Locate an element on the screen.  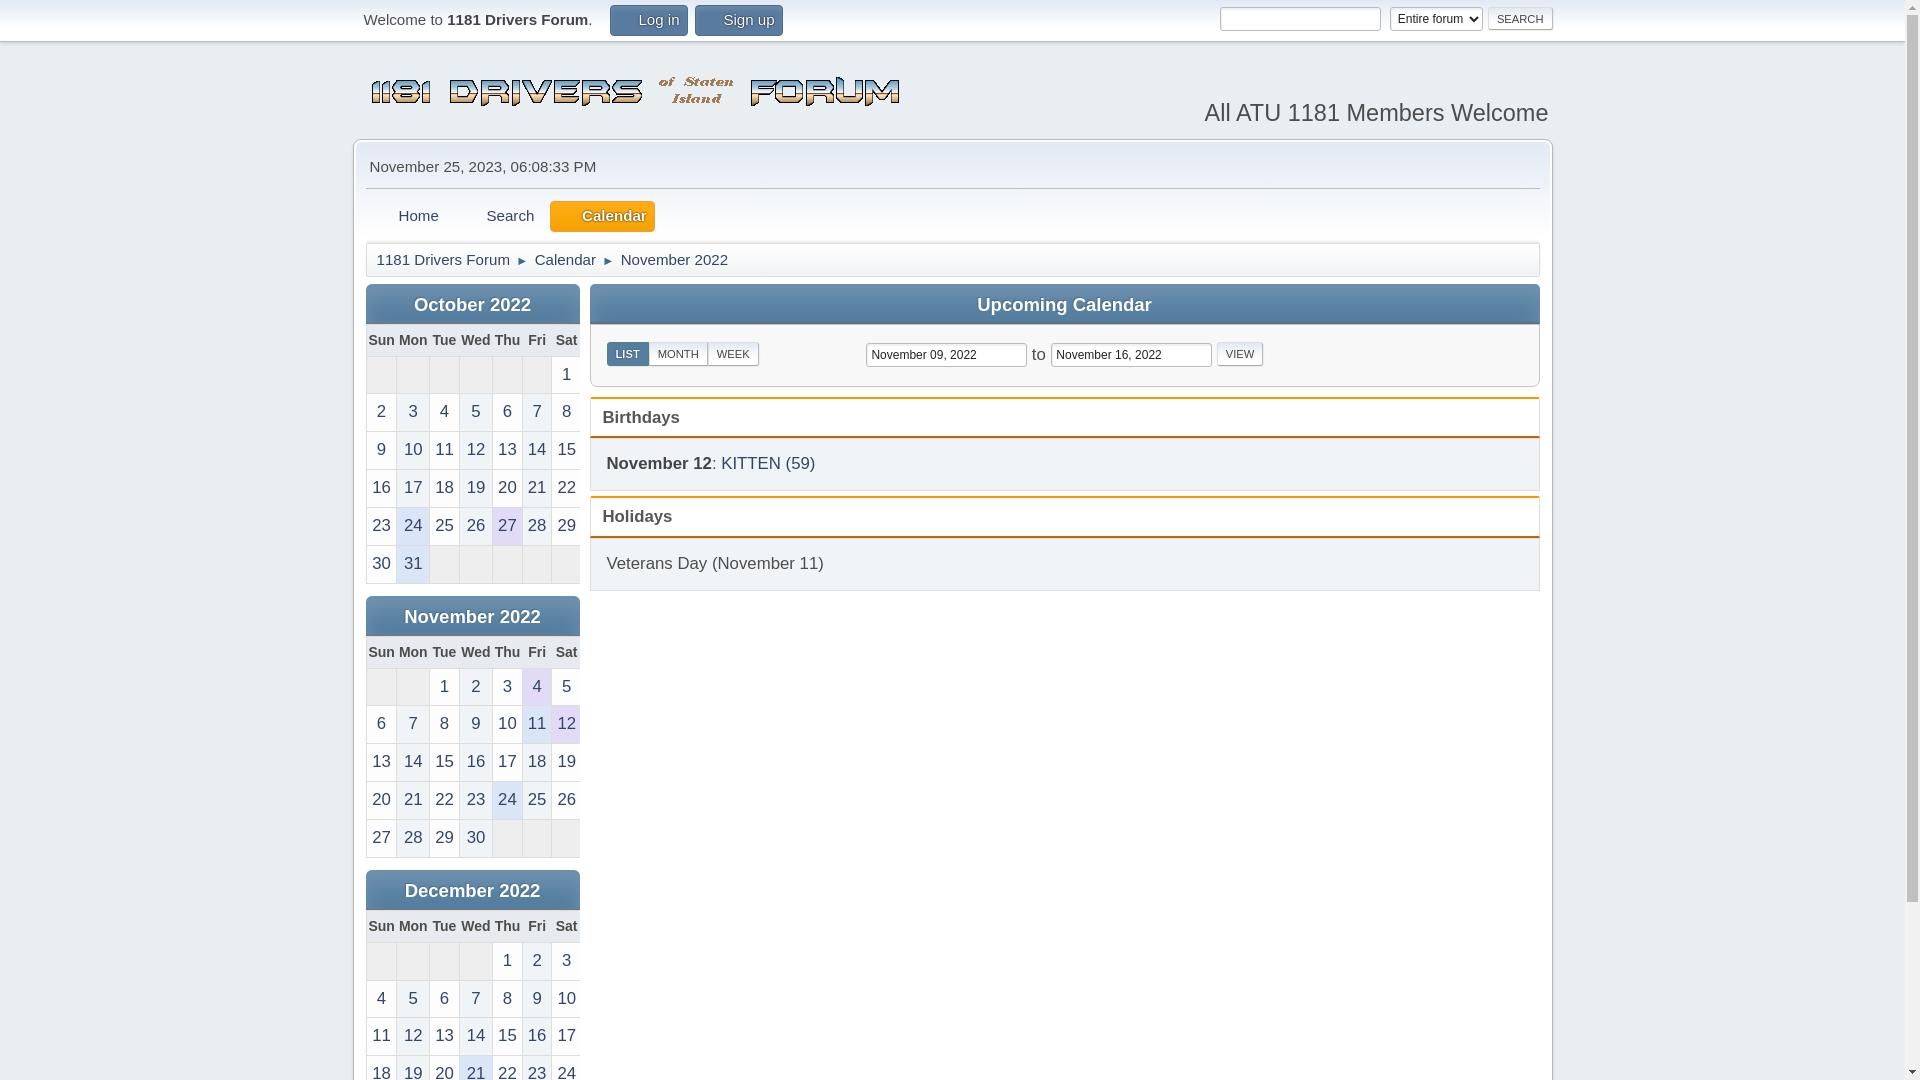
'8' is located at coordinates (565, 411).